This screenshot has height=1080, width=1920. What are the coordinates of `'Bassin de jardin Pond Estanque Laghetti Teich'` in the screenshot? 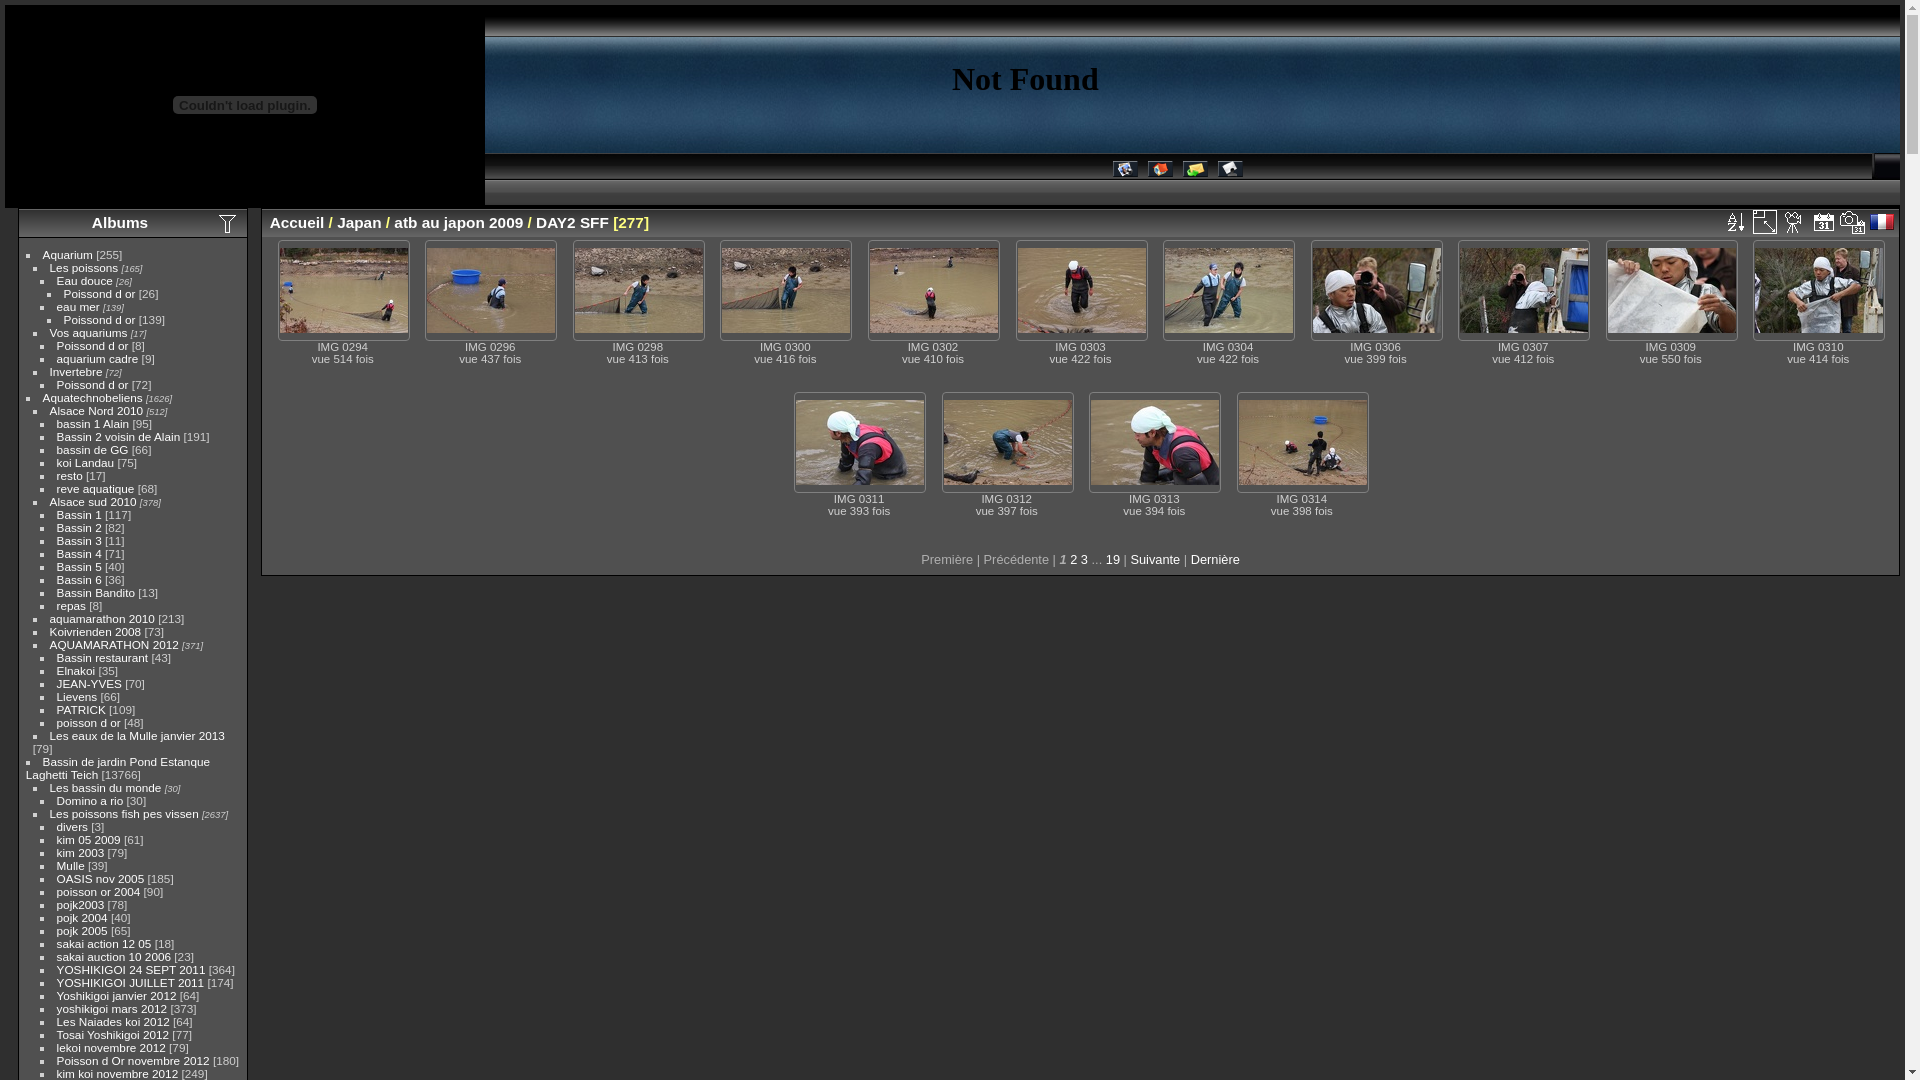 It's located at (117, 766).